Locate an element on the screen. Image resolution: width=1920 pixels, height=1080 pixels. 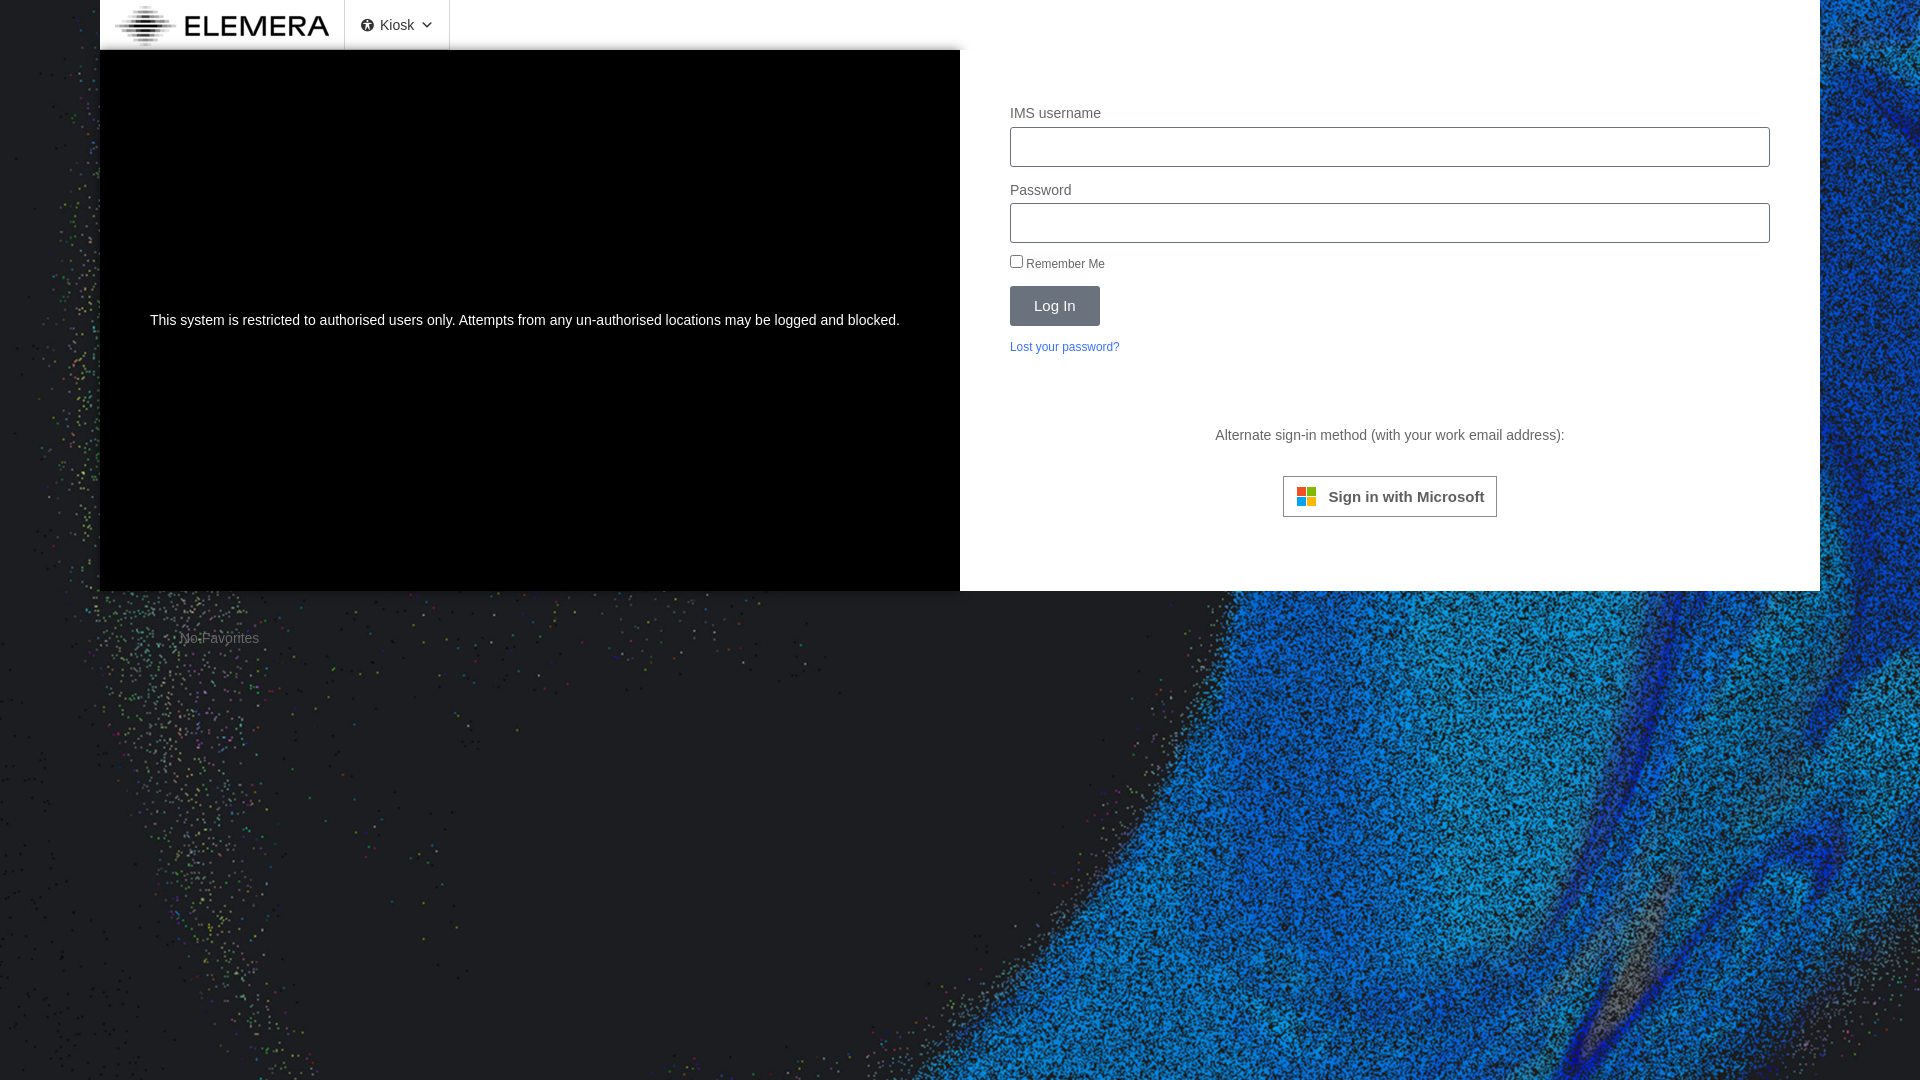
'Sign in with Microsoft' is located at coordinates (1389, 495).